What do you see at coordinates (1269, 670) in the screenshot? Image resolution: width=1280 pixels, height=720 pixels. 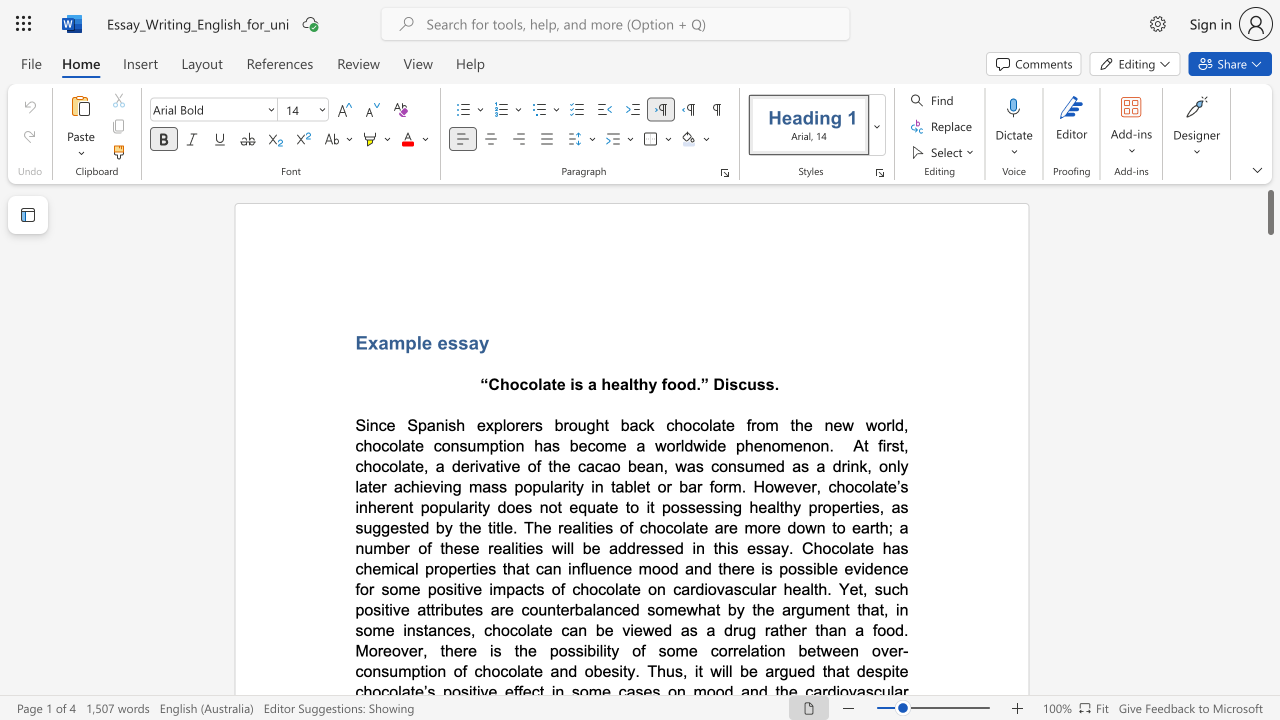 I see `the scrollbar to move the content lower` at bounding box center [1269, 670].